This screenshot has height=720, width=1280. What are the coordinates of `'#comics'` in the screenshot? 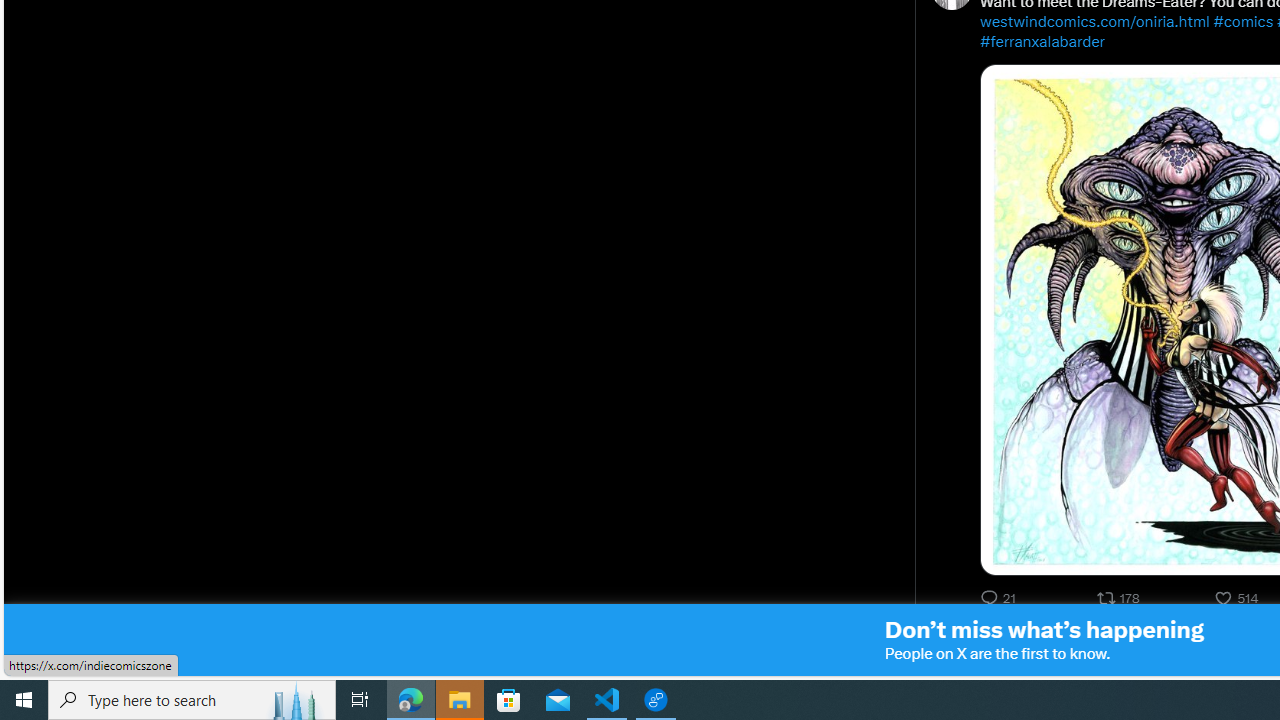 It's located at (1242, 22).